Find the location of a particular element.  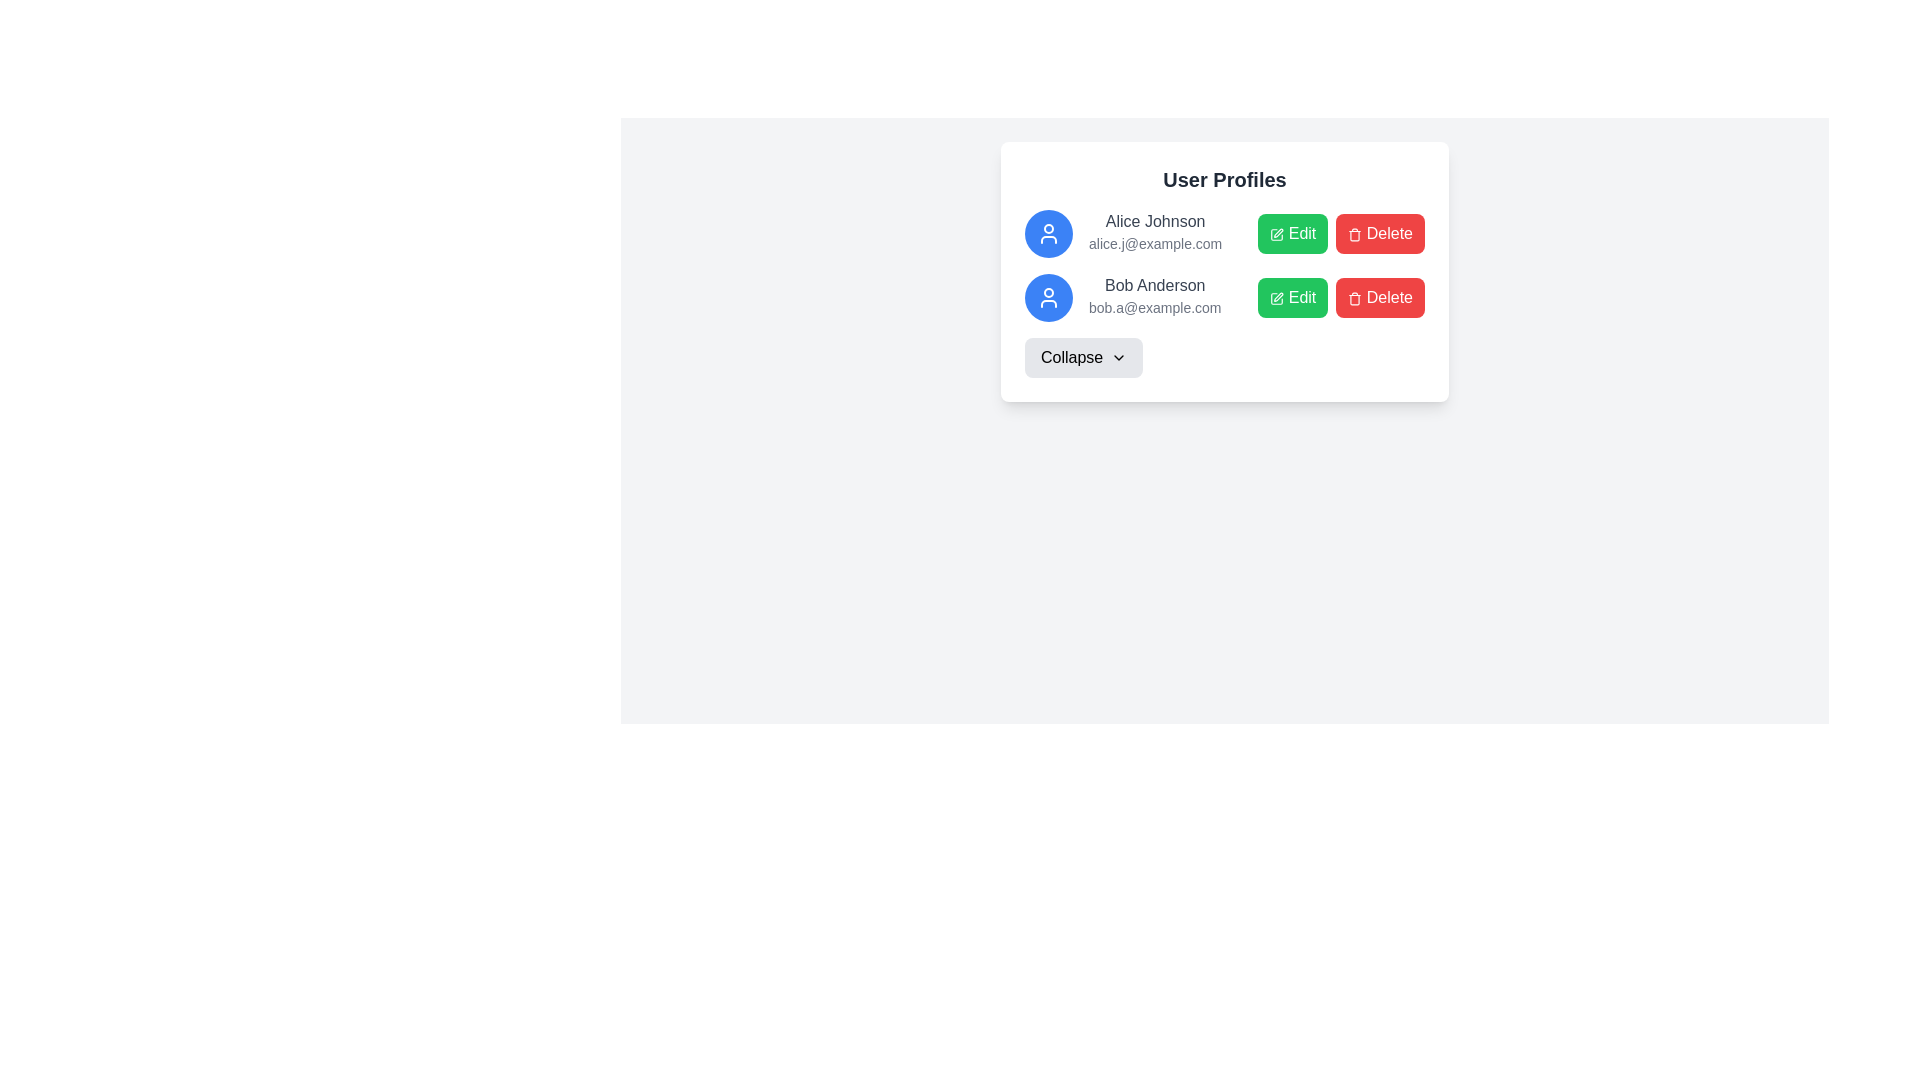

the trash bin icon with a red background and white border within the 'Delete' button for user Bob Anderson's profile is located at coordinates (1355, 233).